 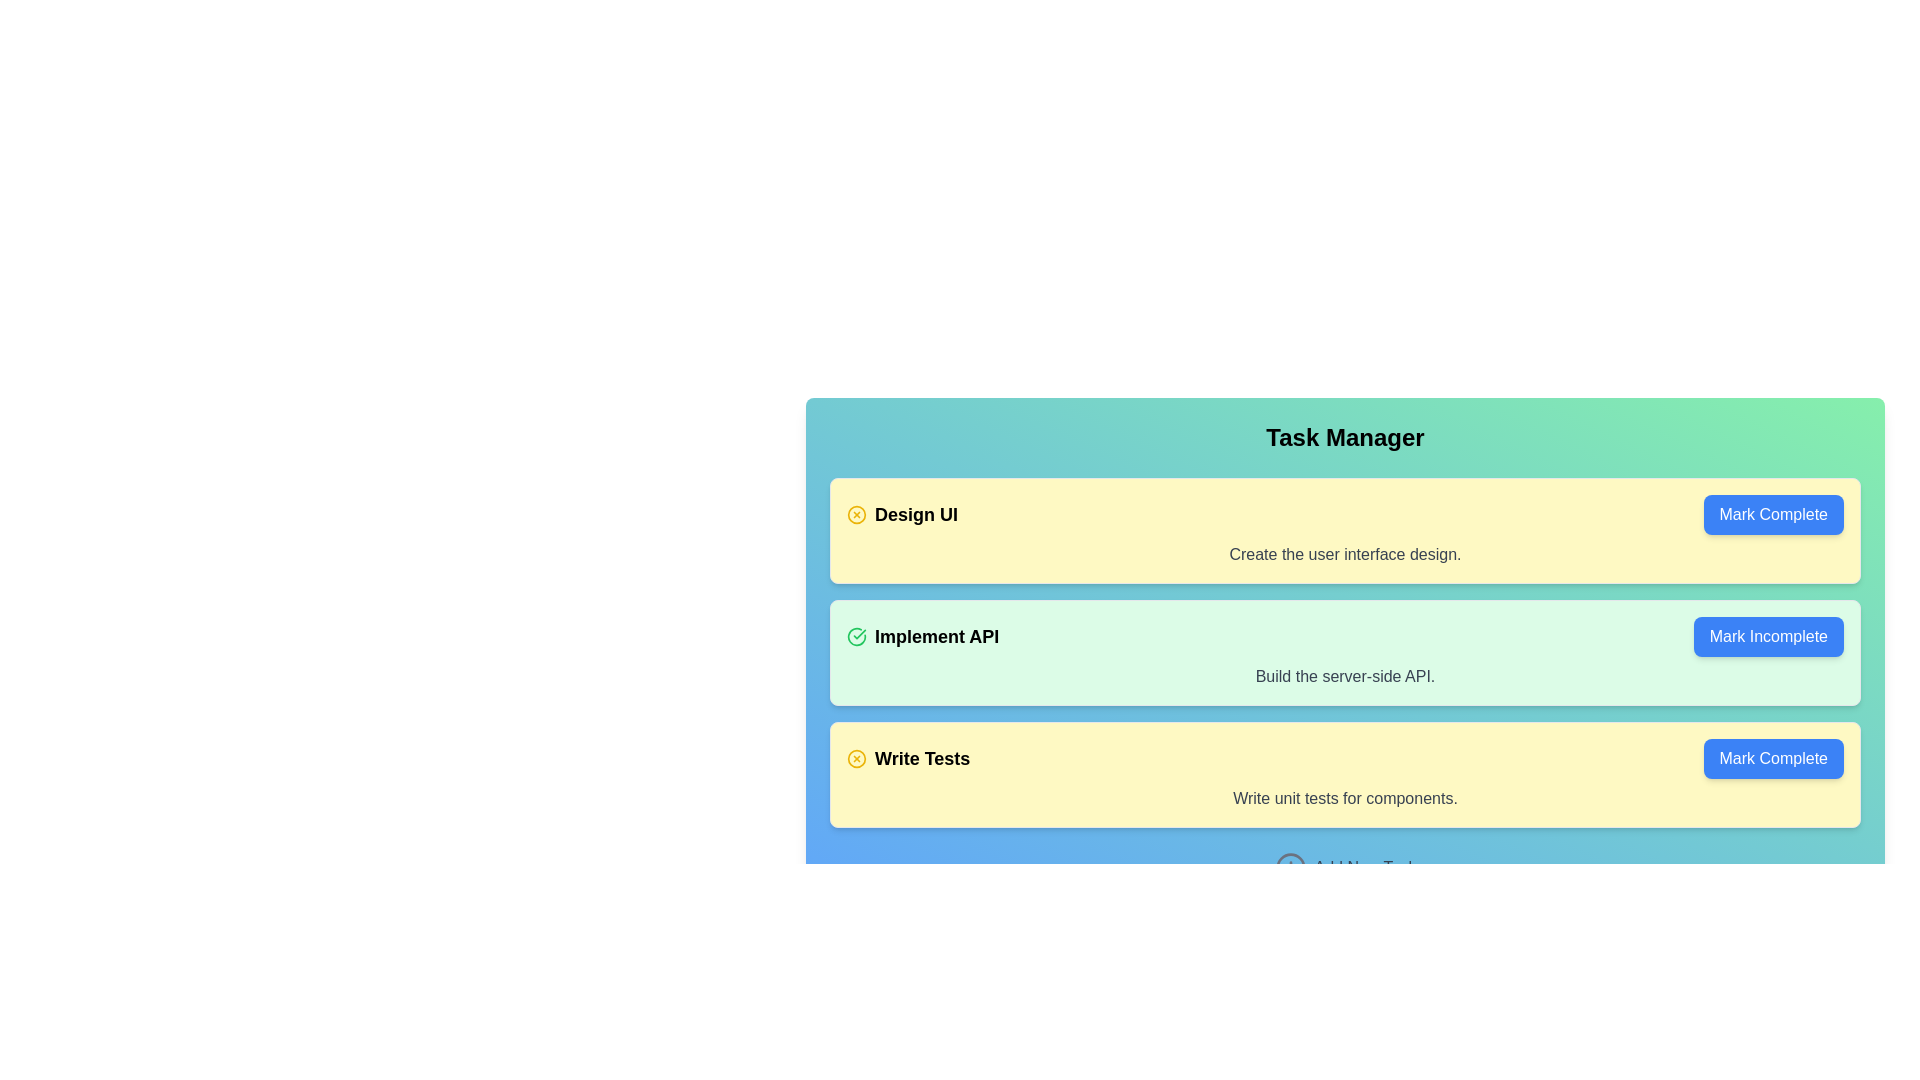 I want to click on the icon indicating the successful state of the 'Implement API' task, which is located in the second row of the task list, next to its text, so click(x=857, y=636).